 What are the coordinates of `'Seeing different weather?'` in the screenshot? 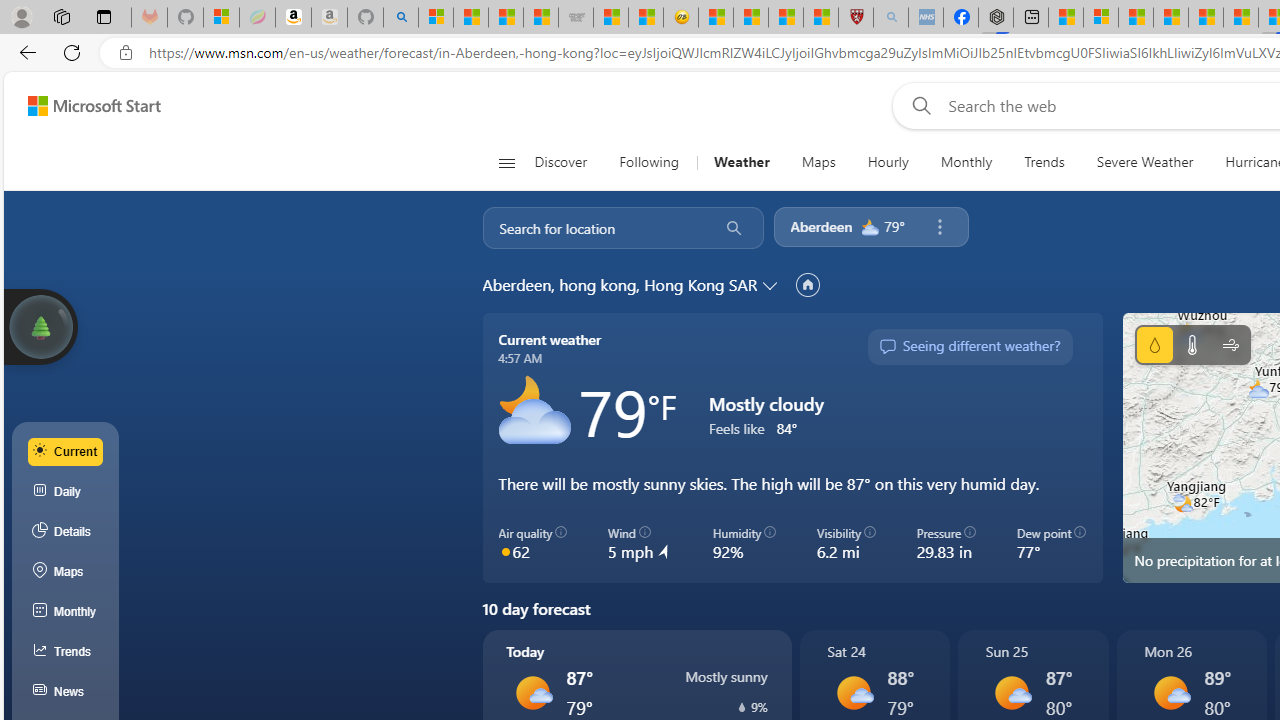 It's located at (969, 346).